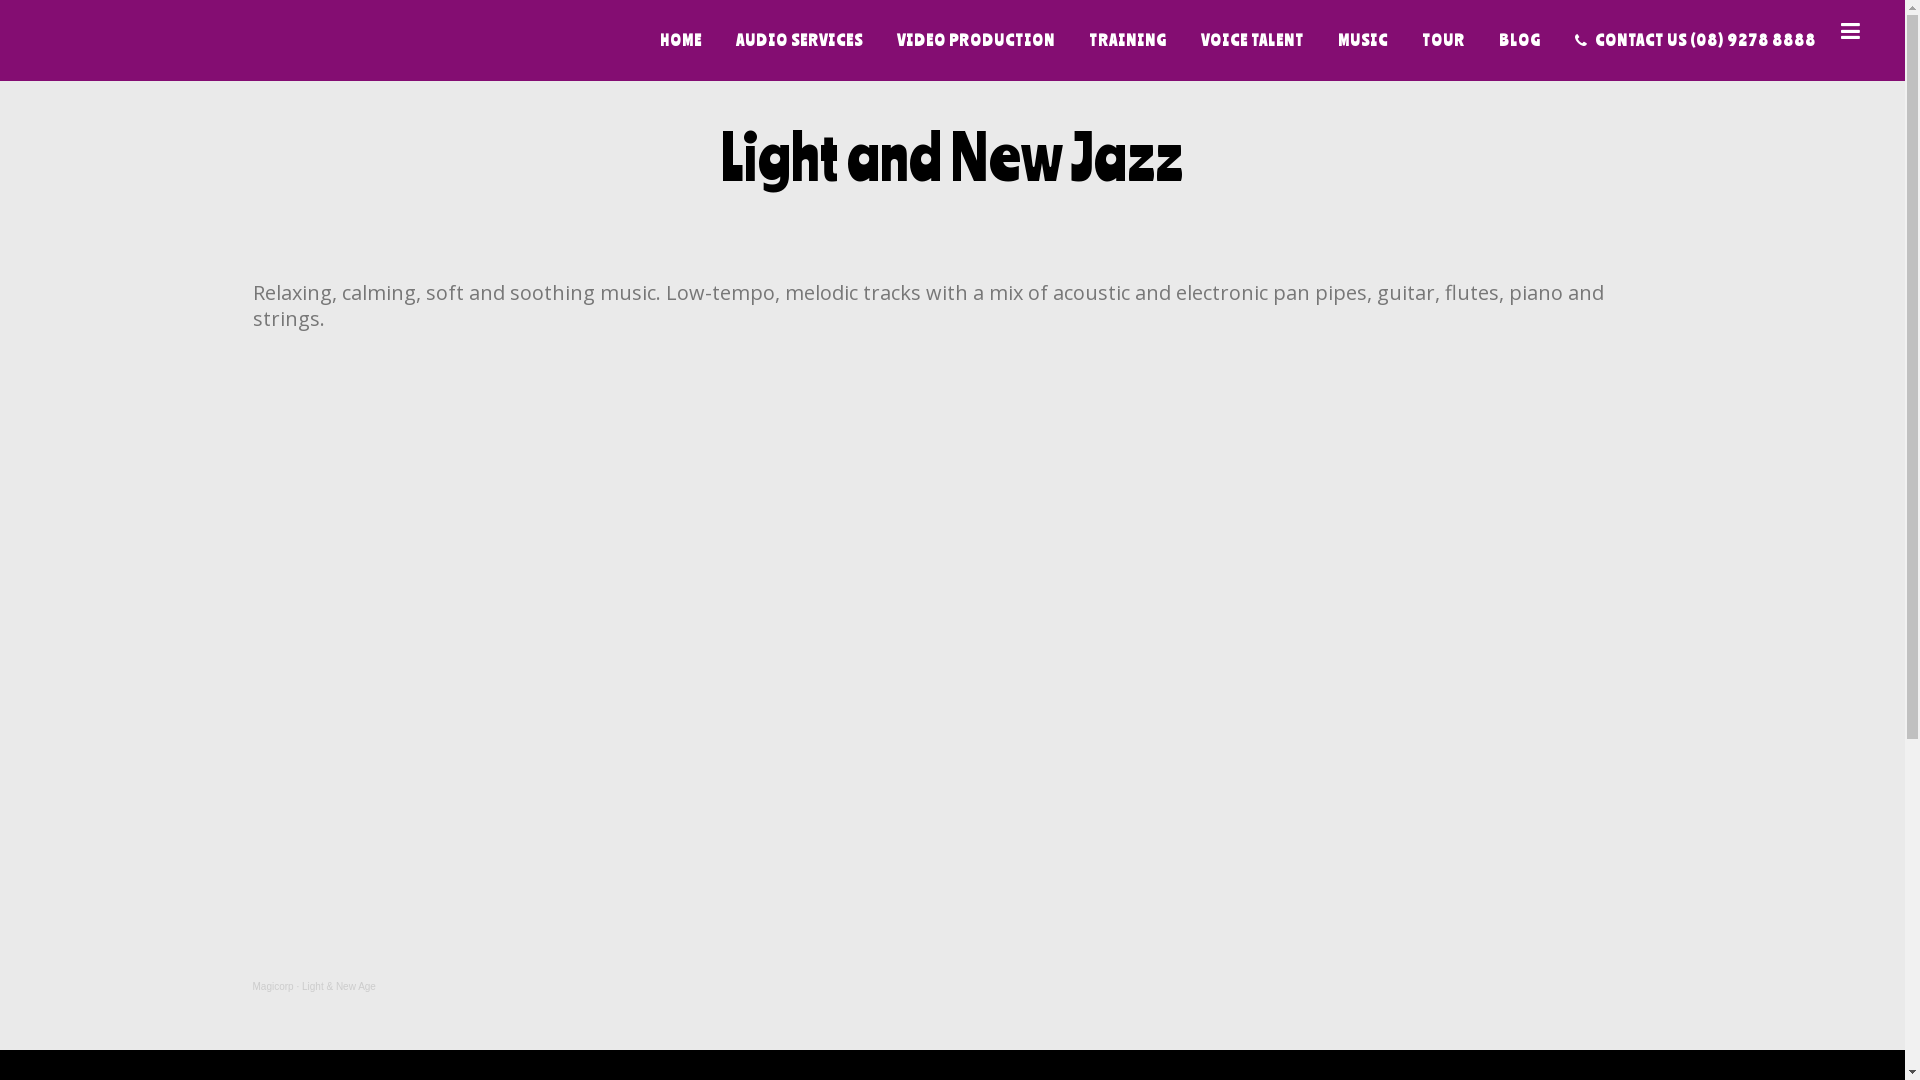 This screenshot has width=1920, height=1080. Describe the element at coordinates (798, 39) in the screenshot. I see `'AUDIO SERVICES'` at that location.